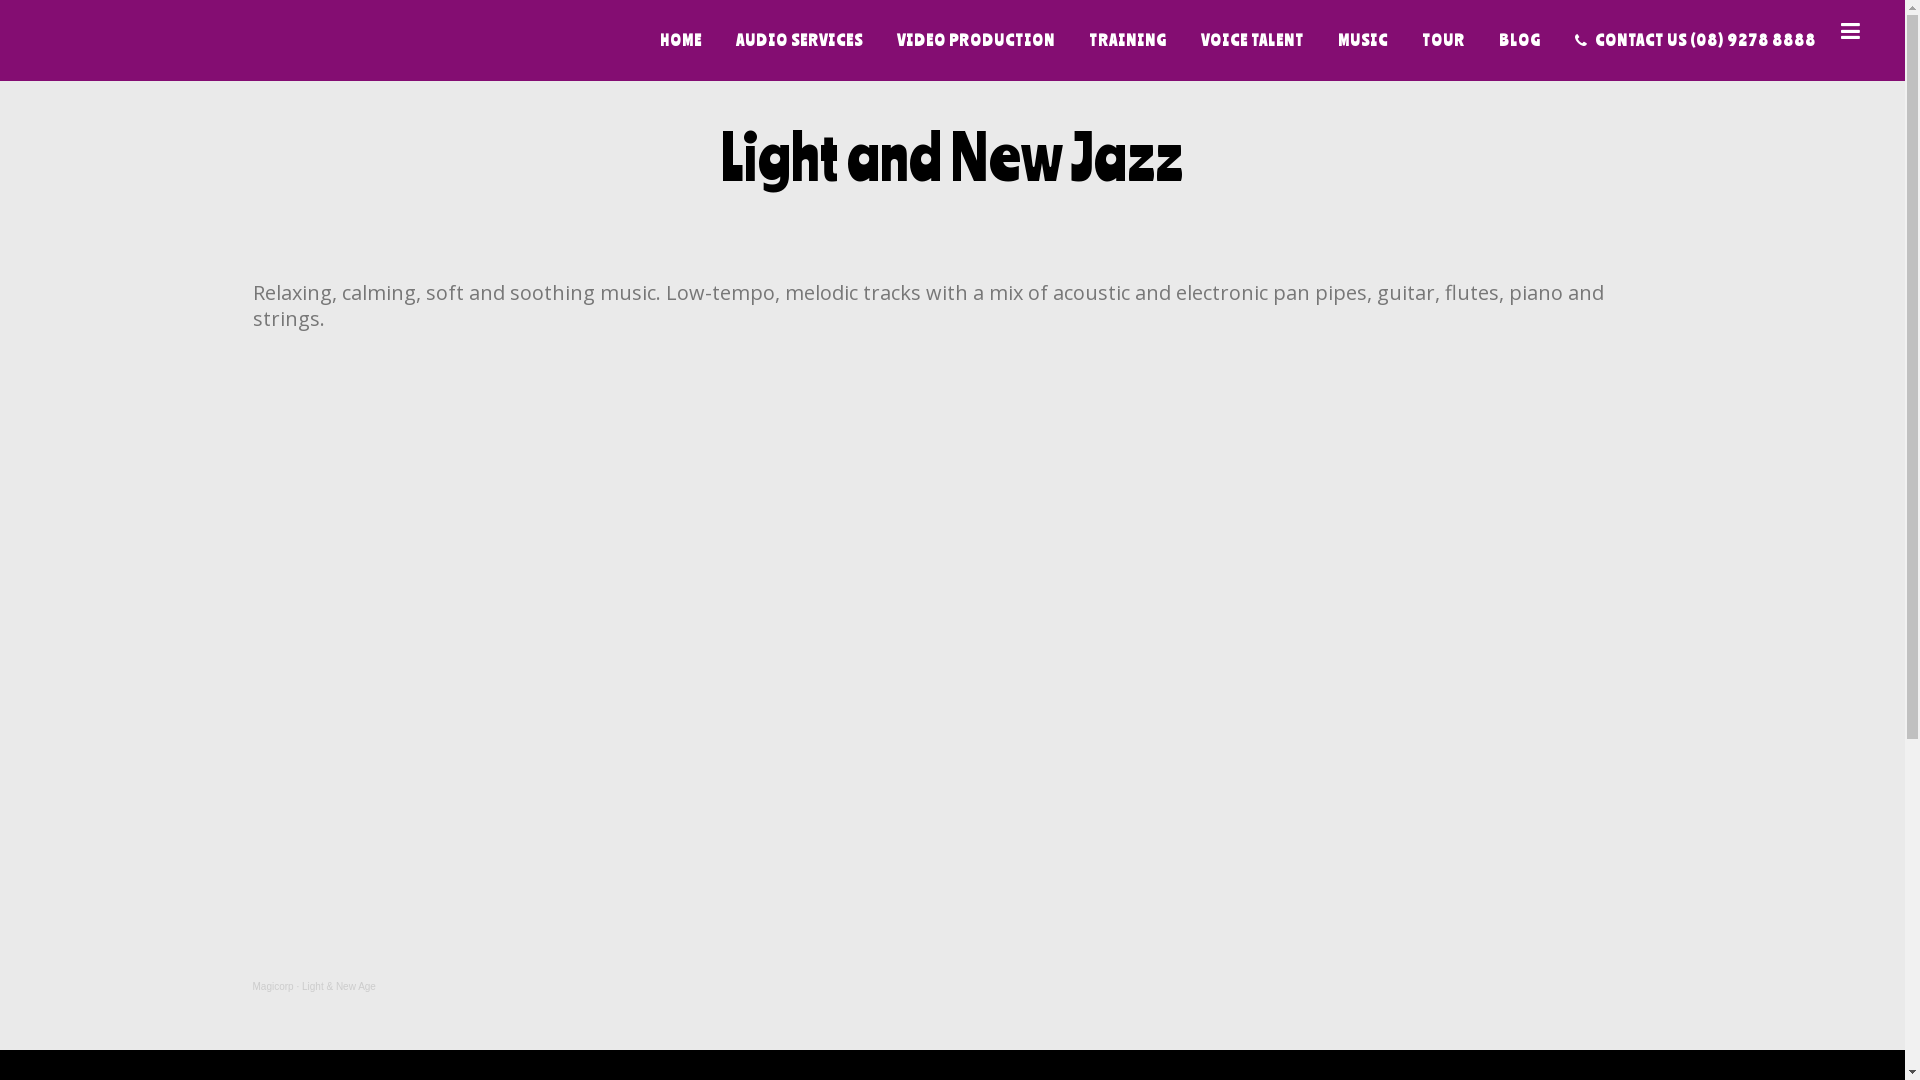 This screenshot has width=1920, height=1080. Describe the element at coordinates (798, 39) in the screenshot. I see `'AUDIO SERVICES'` at that location.